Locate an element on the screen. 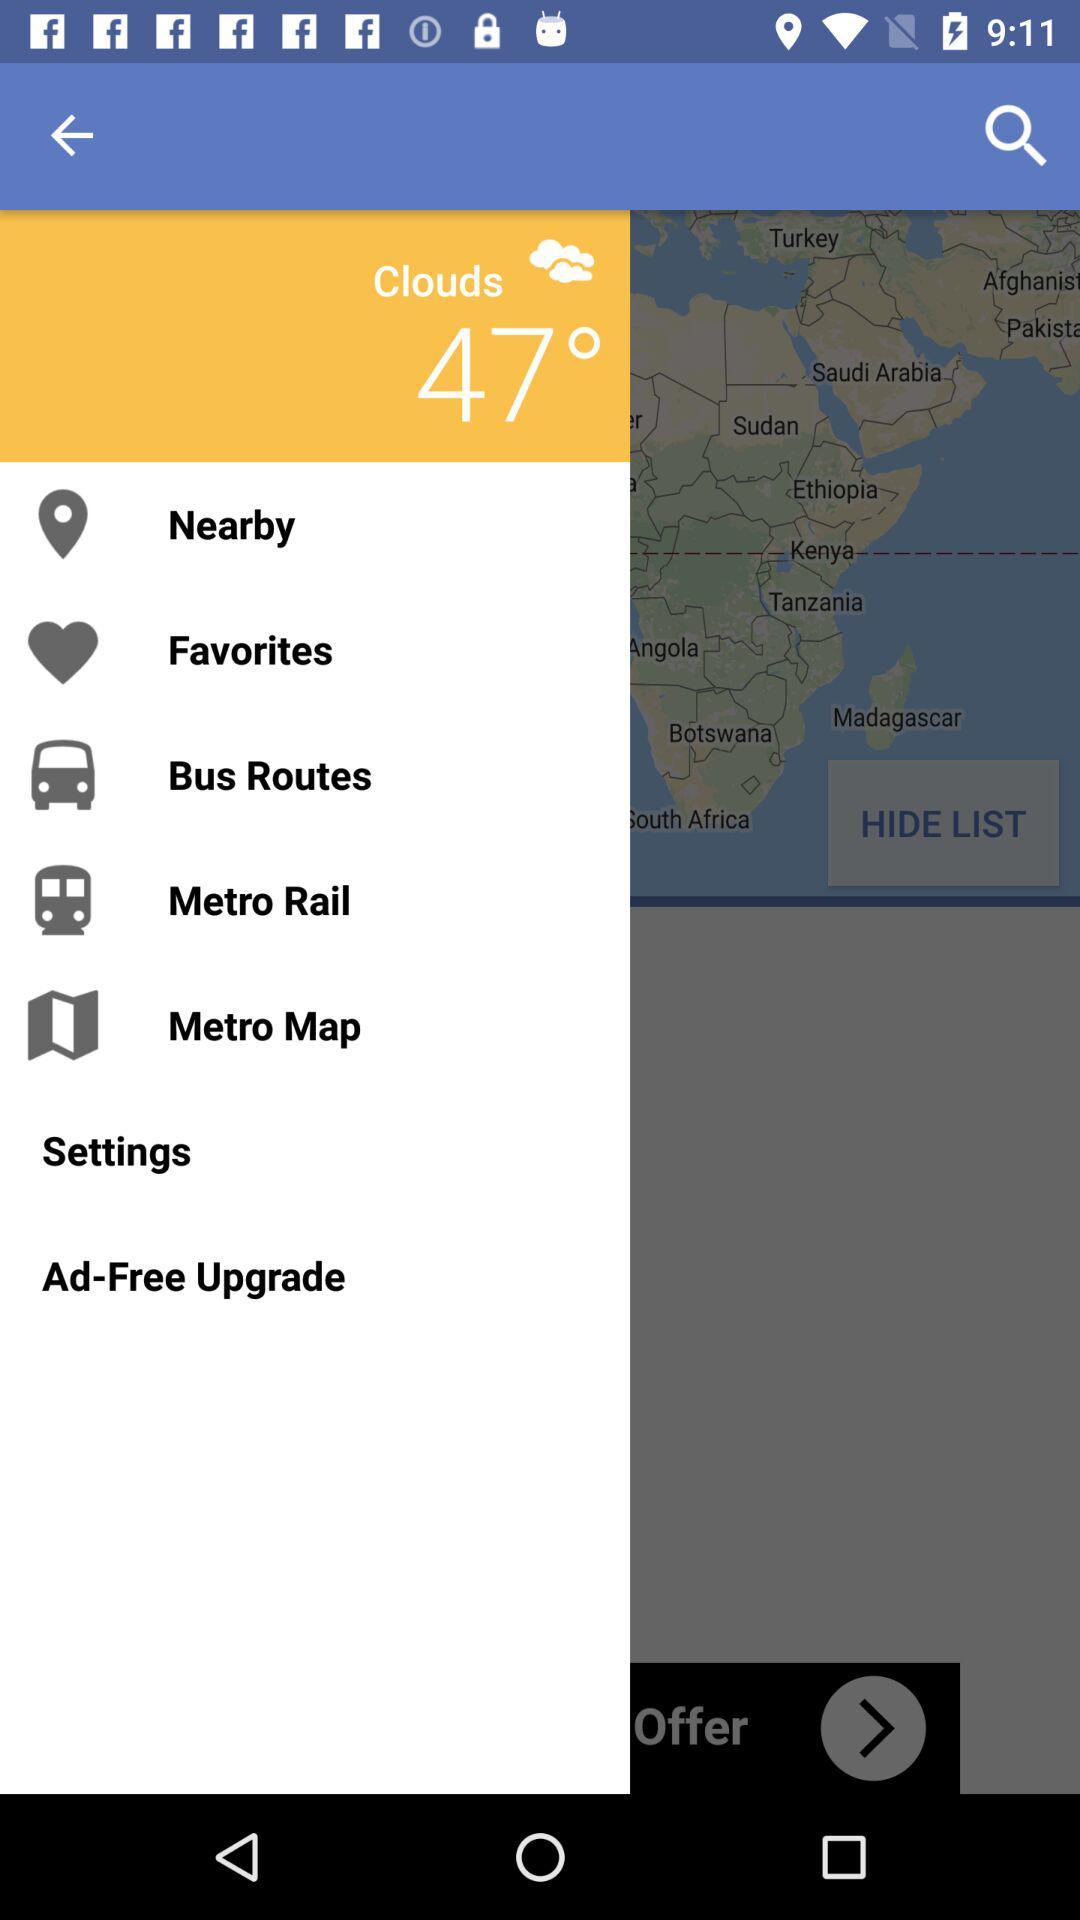 This screenshot has width=1080, height=1920. the item next to hide list is located at coordinates (378, 898).